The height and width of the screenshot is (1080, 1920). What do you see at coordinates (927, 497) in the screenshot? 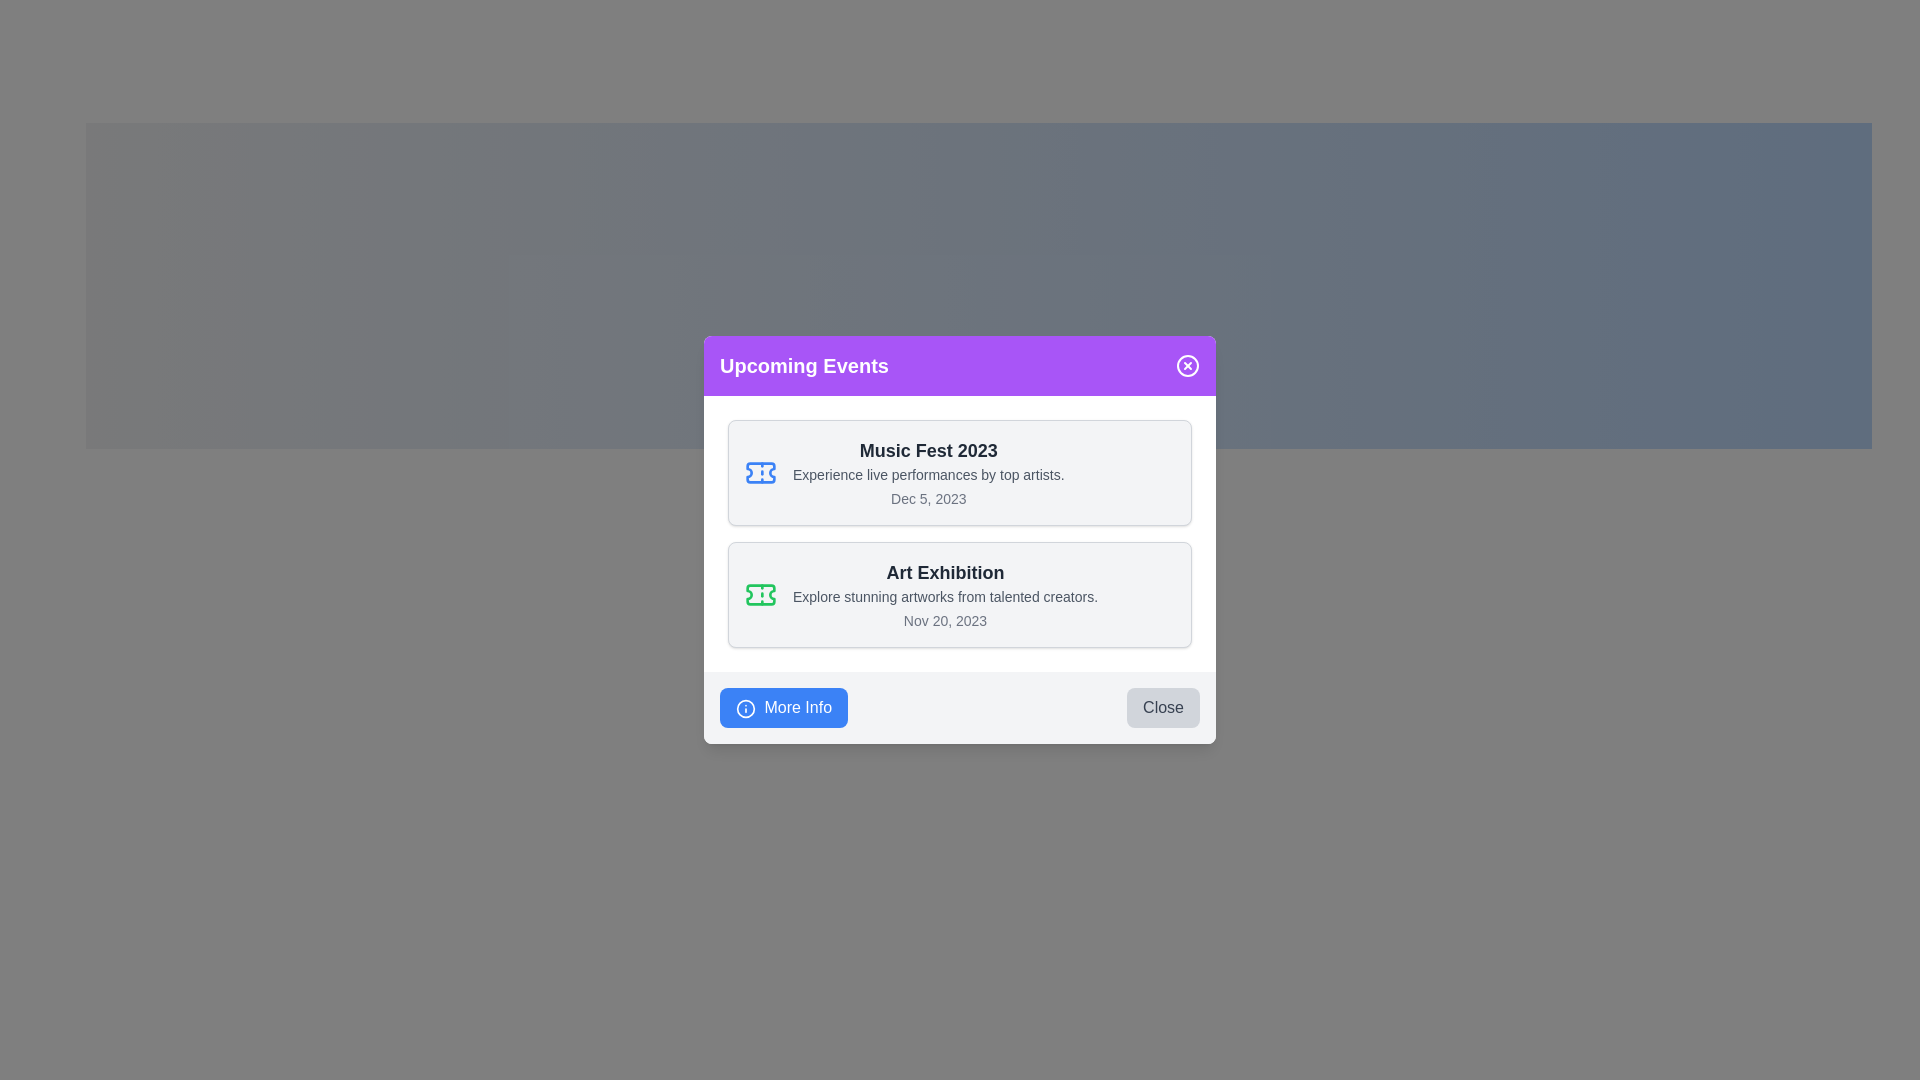
I see `the Text label that provides the date information for the 'Music Fest 2023' event, located below the event title and description` at bounding box center [927, 497].